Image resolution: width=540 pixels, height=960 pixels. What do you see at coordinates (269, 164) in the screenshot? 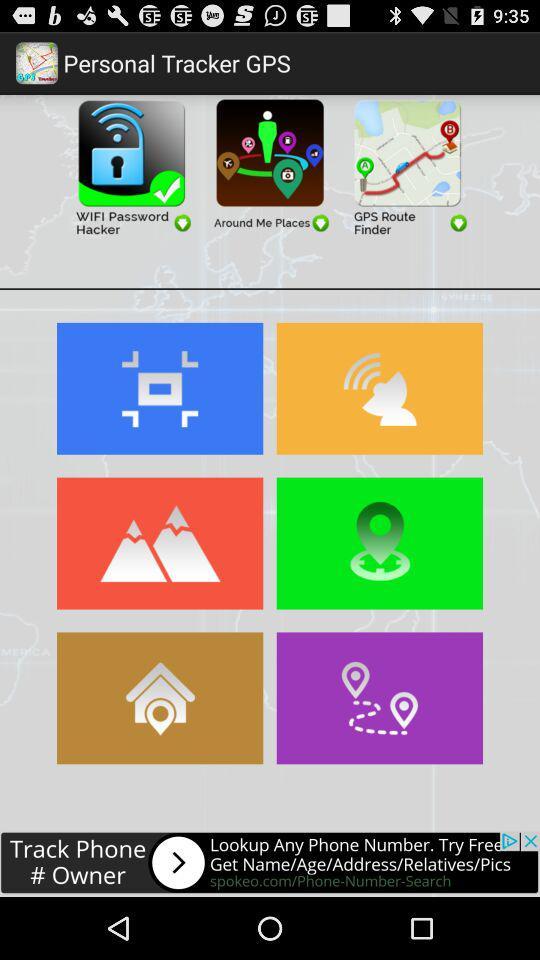
I see `the widget` at bounding box center [269, 164].